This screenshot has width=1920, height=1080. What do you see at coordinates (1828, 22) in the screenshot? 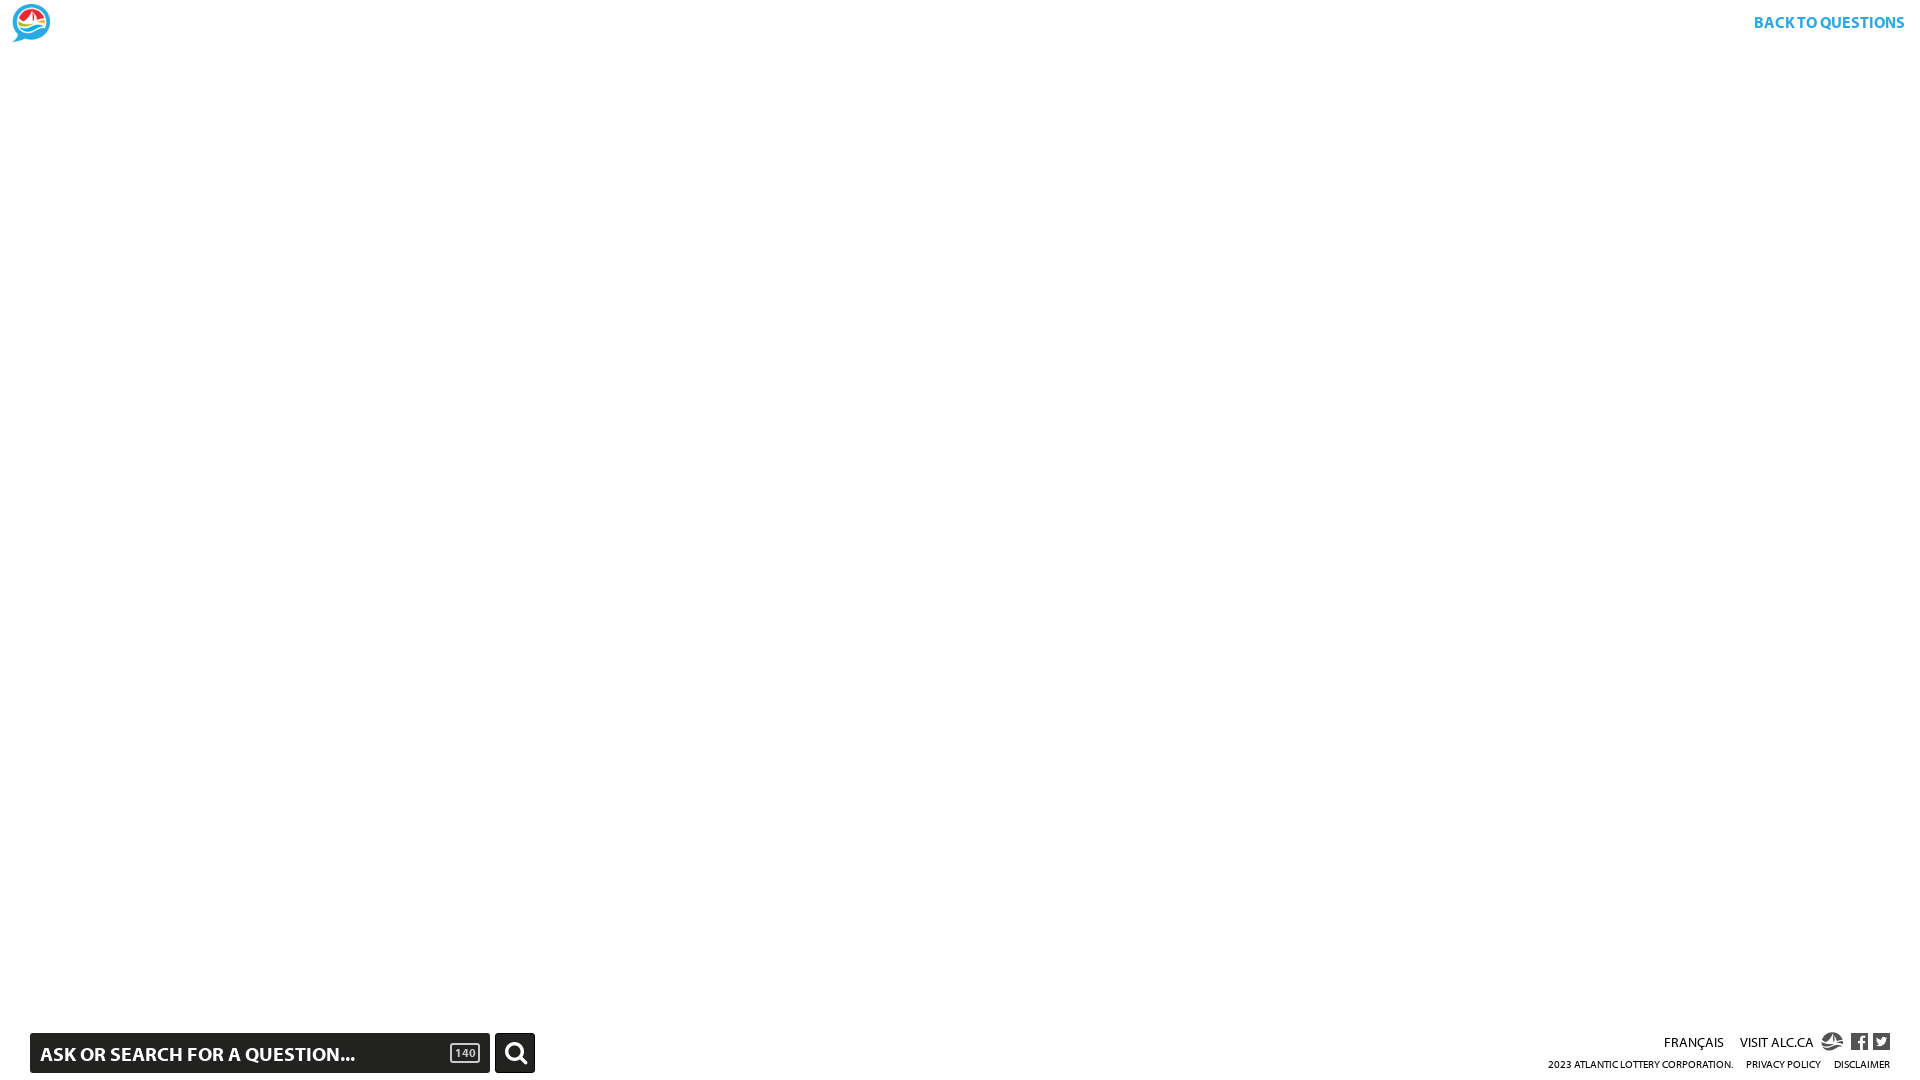
I see `'BACK TO QUESTIONS'` at bounding box center [1828, 22].